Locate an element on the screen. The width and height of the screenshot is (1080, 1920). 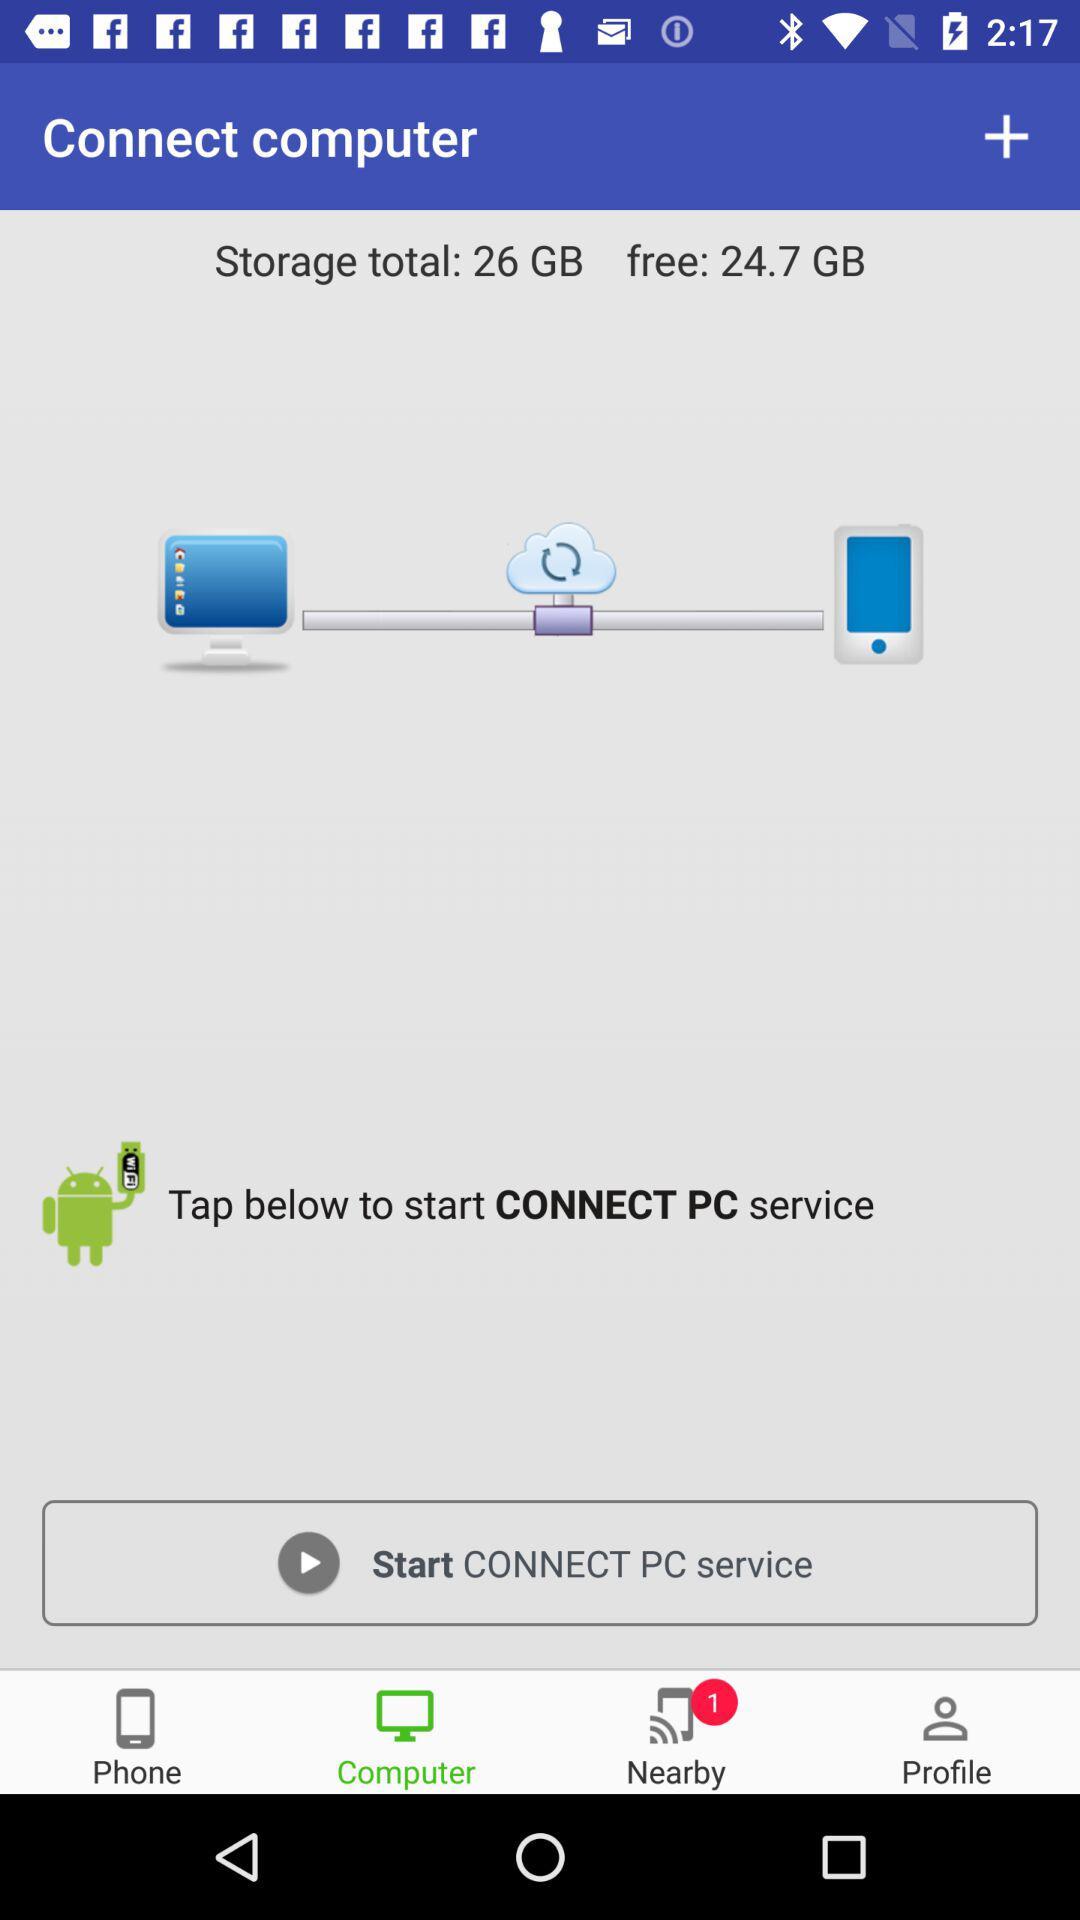
the item above start connect pc is located at coordinates (607, 1202).